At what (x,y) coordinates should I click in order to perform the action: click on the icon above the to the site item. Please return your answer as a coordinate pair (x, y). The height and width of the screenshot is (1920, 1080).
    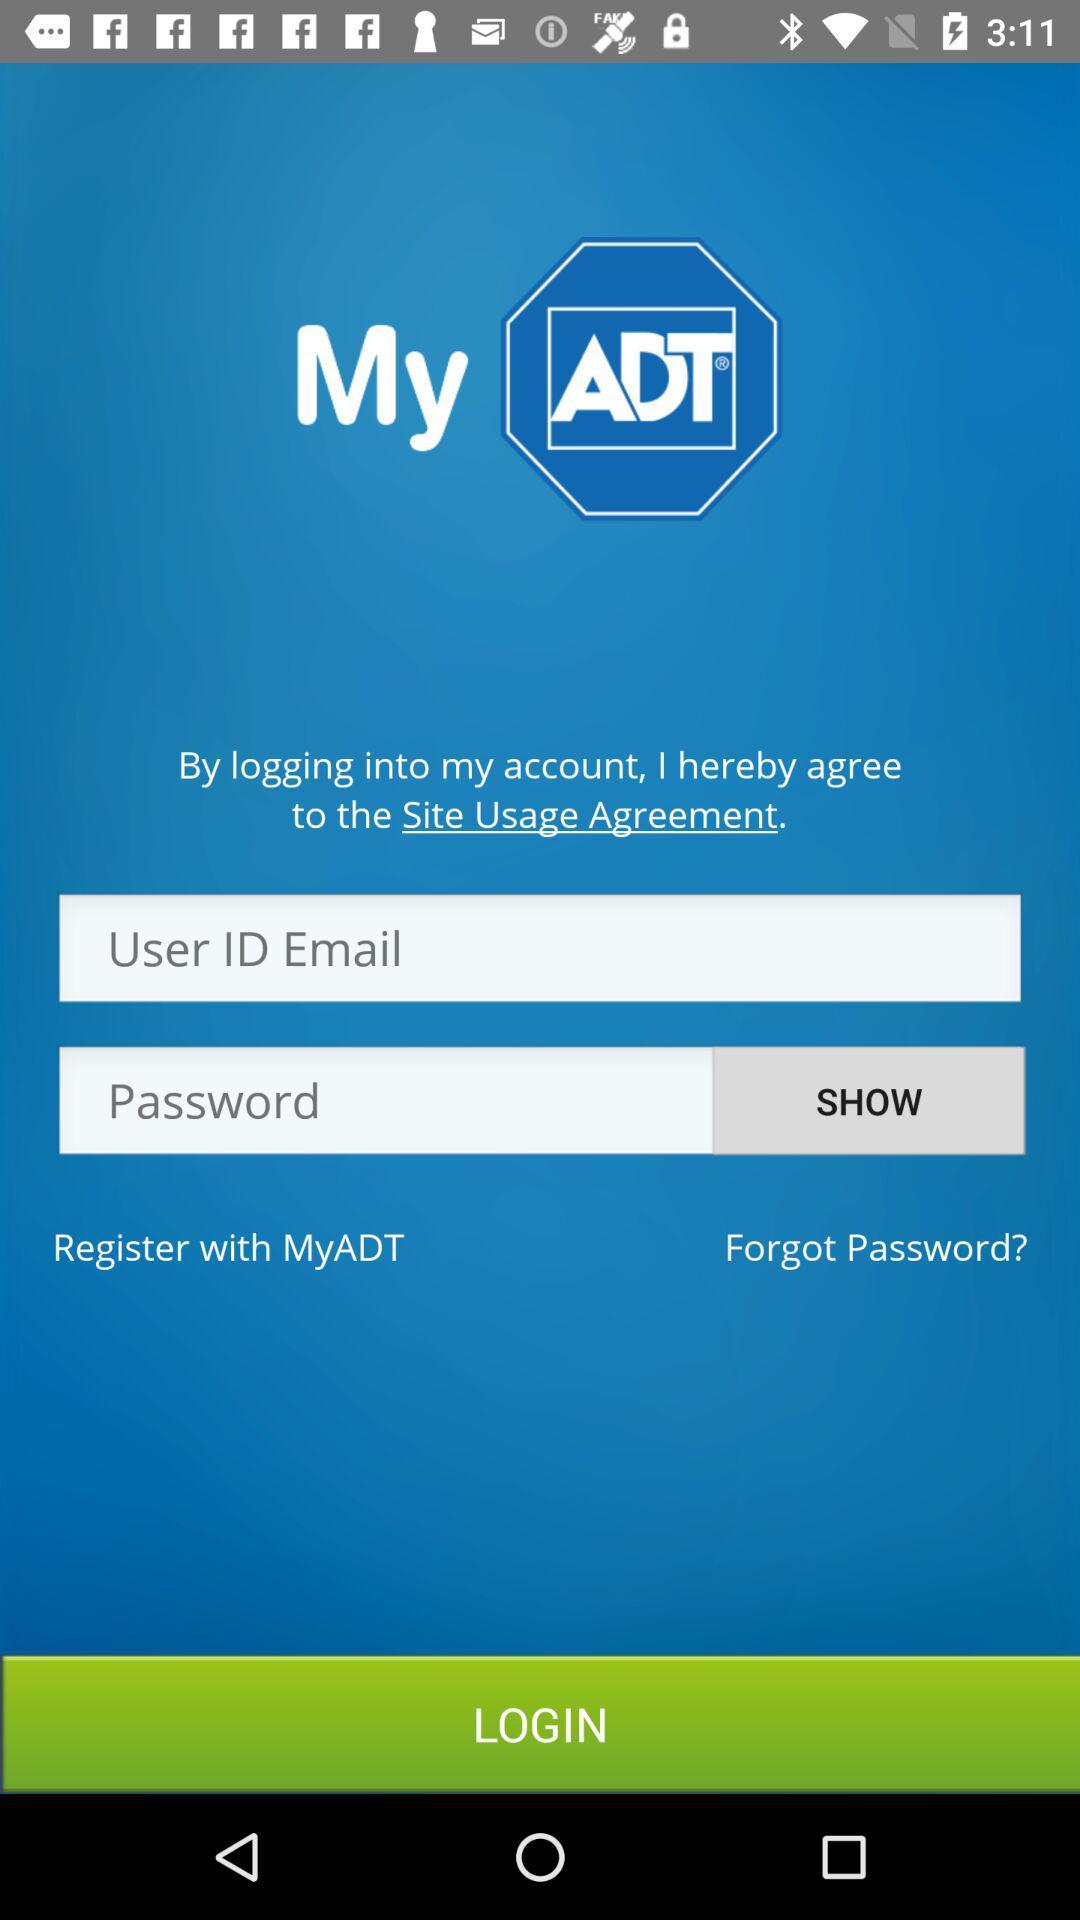
    Looking at the image, I should click on (540, 763).